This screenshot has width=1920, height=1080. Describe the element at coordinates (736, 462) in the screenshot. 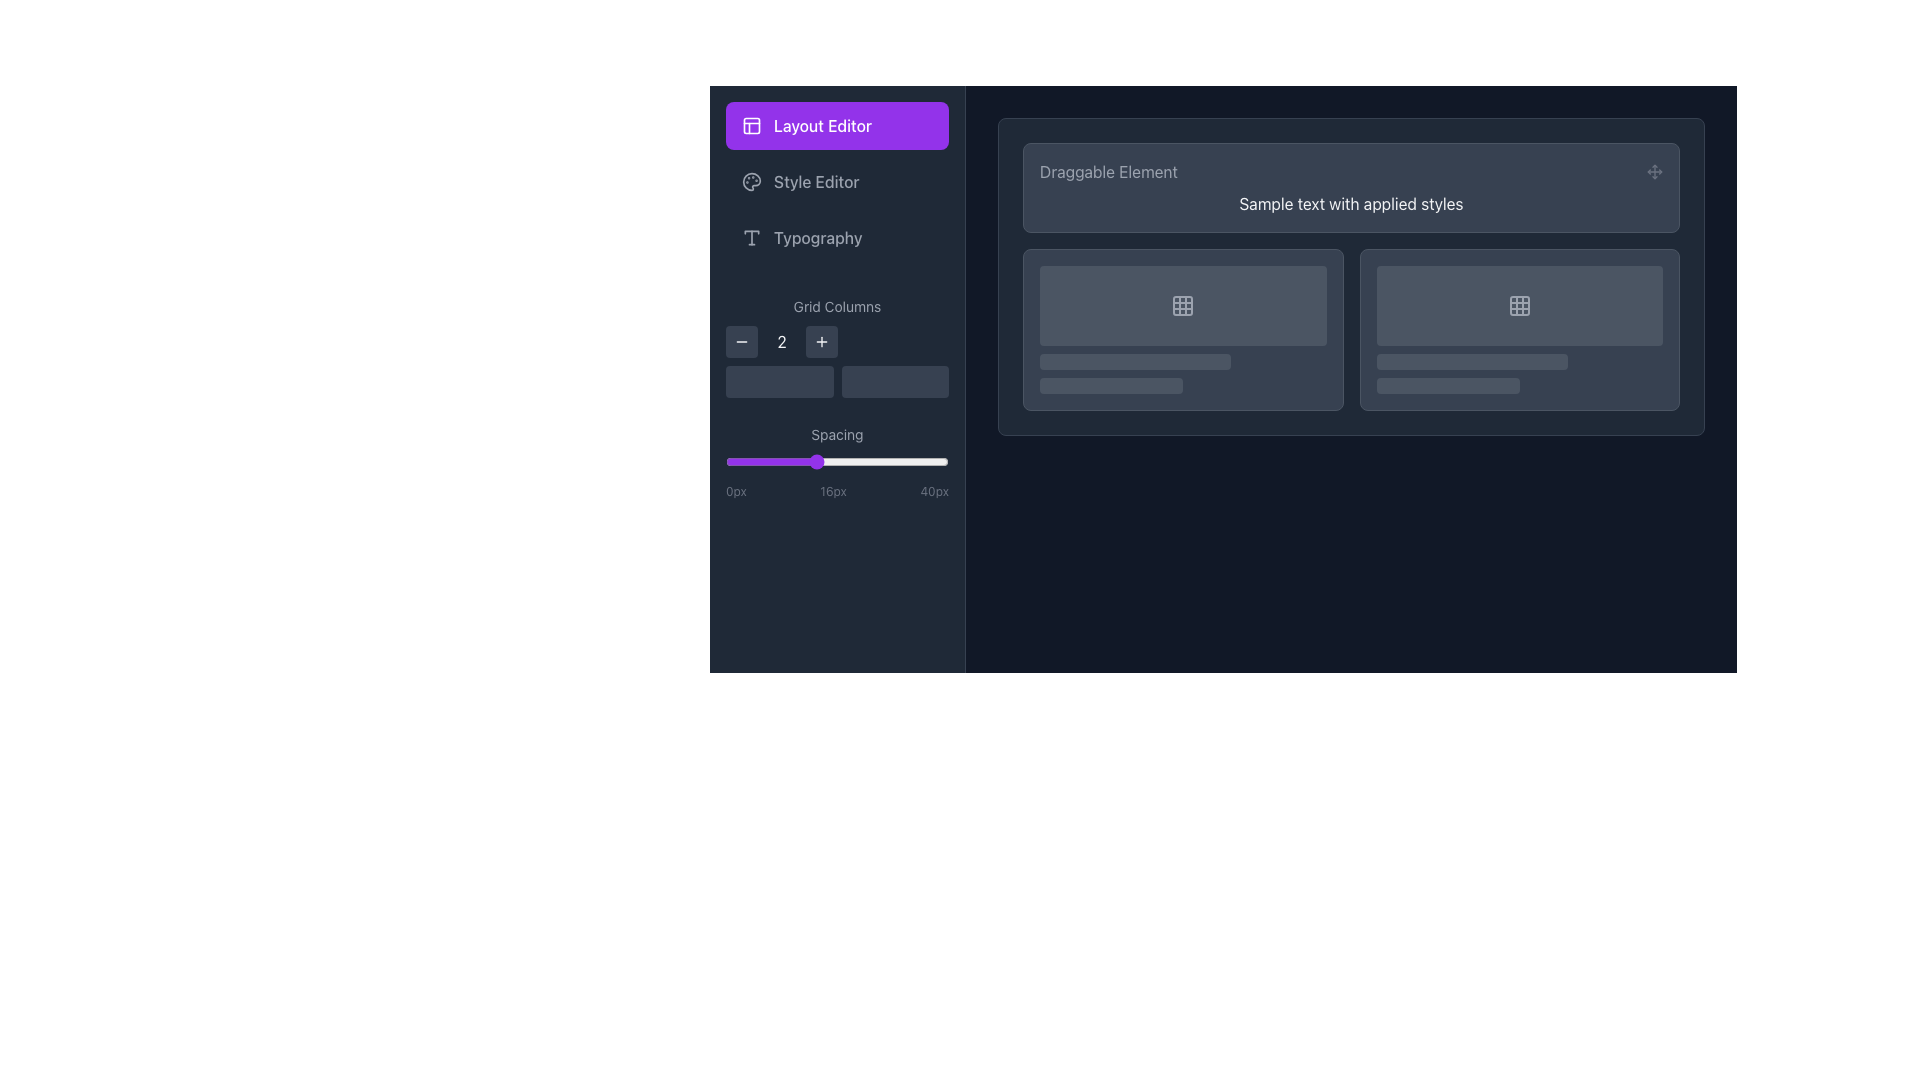

I see `the spacing value` at that location.